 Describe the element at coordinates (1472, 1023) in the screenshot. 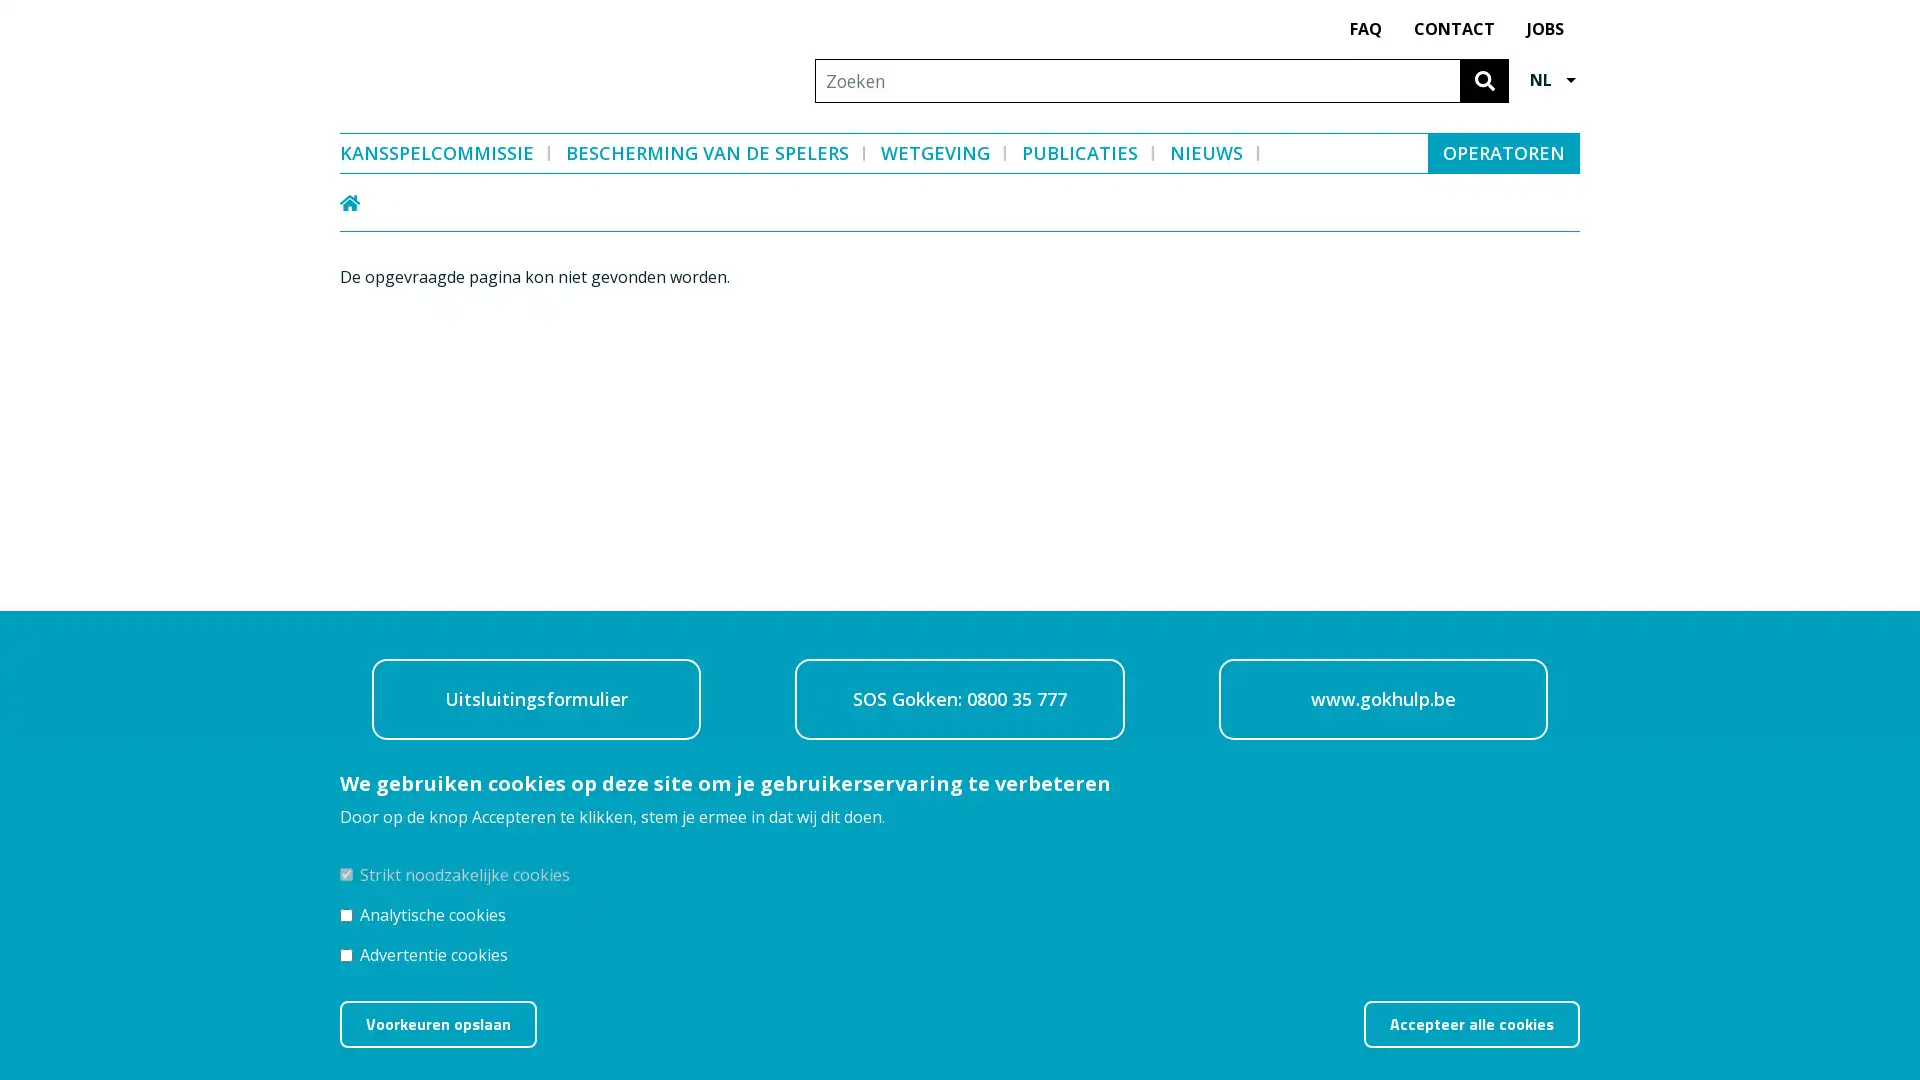

I see `Accepteer alle cookies` at that location.